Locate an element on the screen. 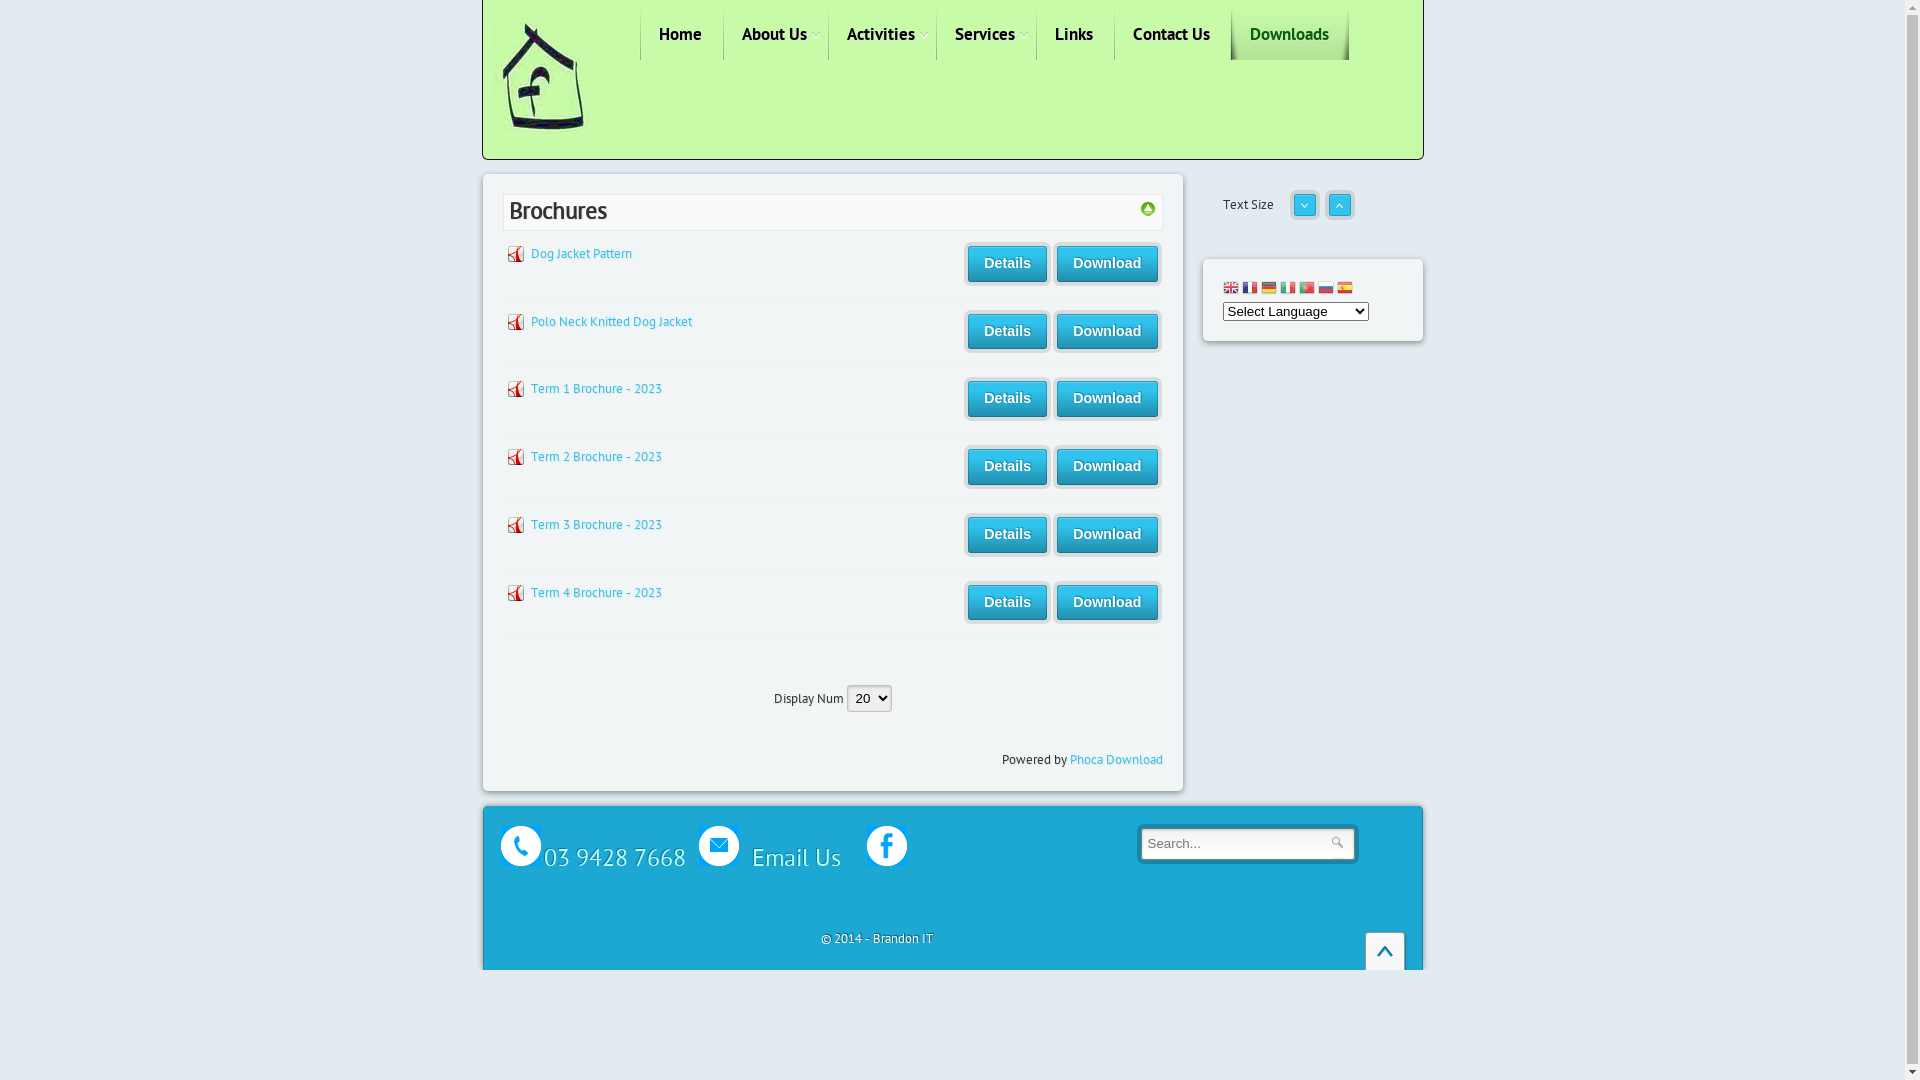  'English' is located at coordinates (1221, 289).